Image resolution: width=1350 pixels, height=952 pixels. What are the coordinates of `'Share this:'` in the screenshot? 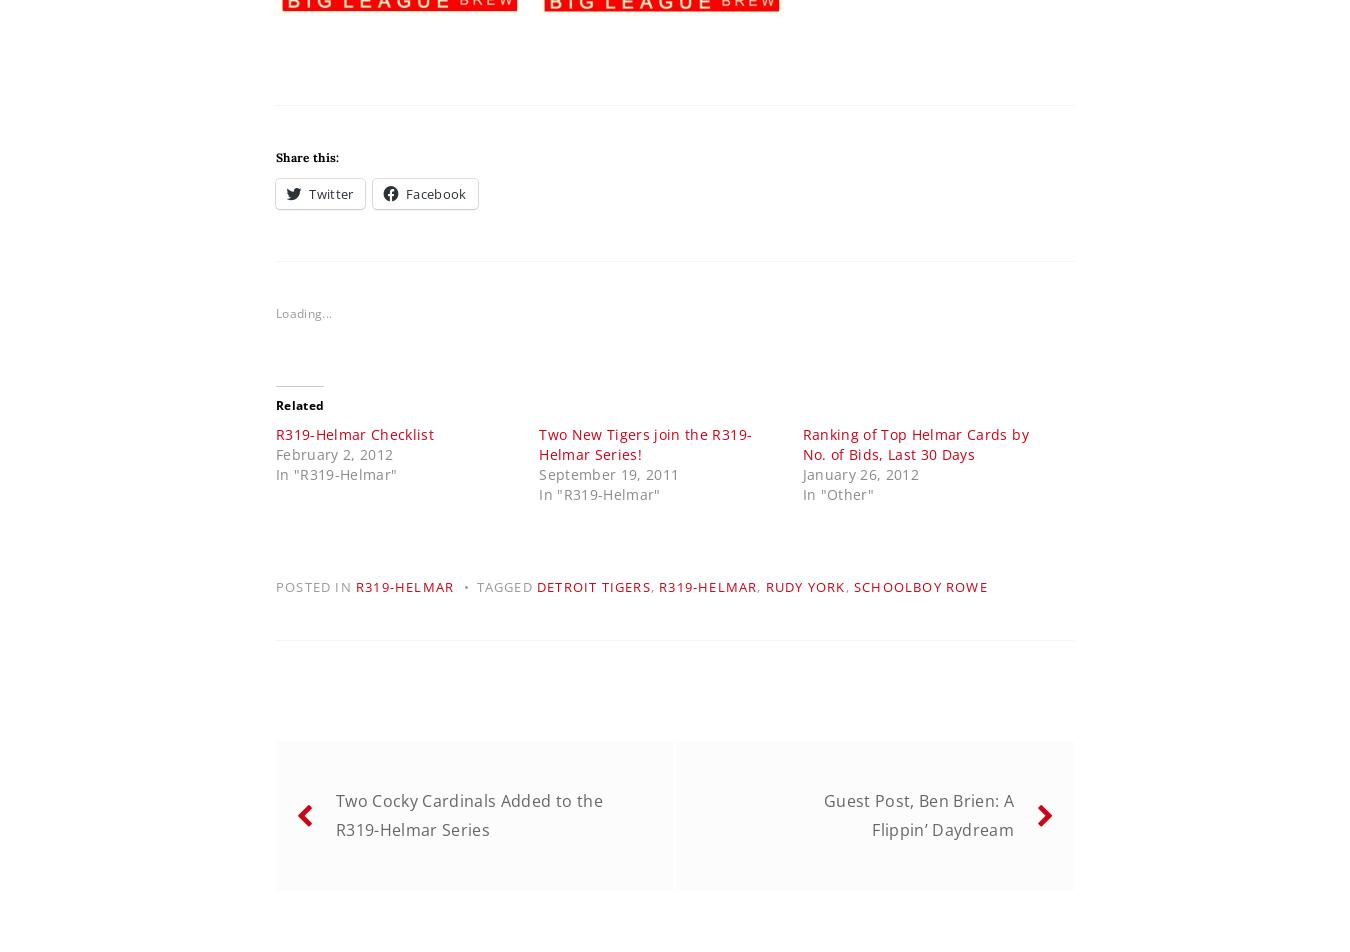 It's located at (306, 157).